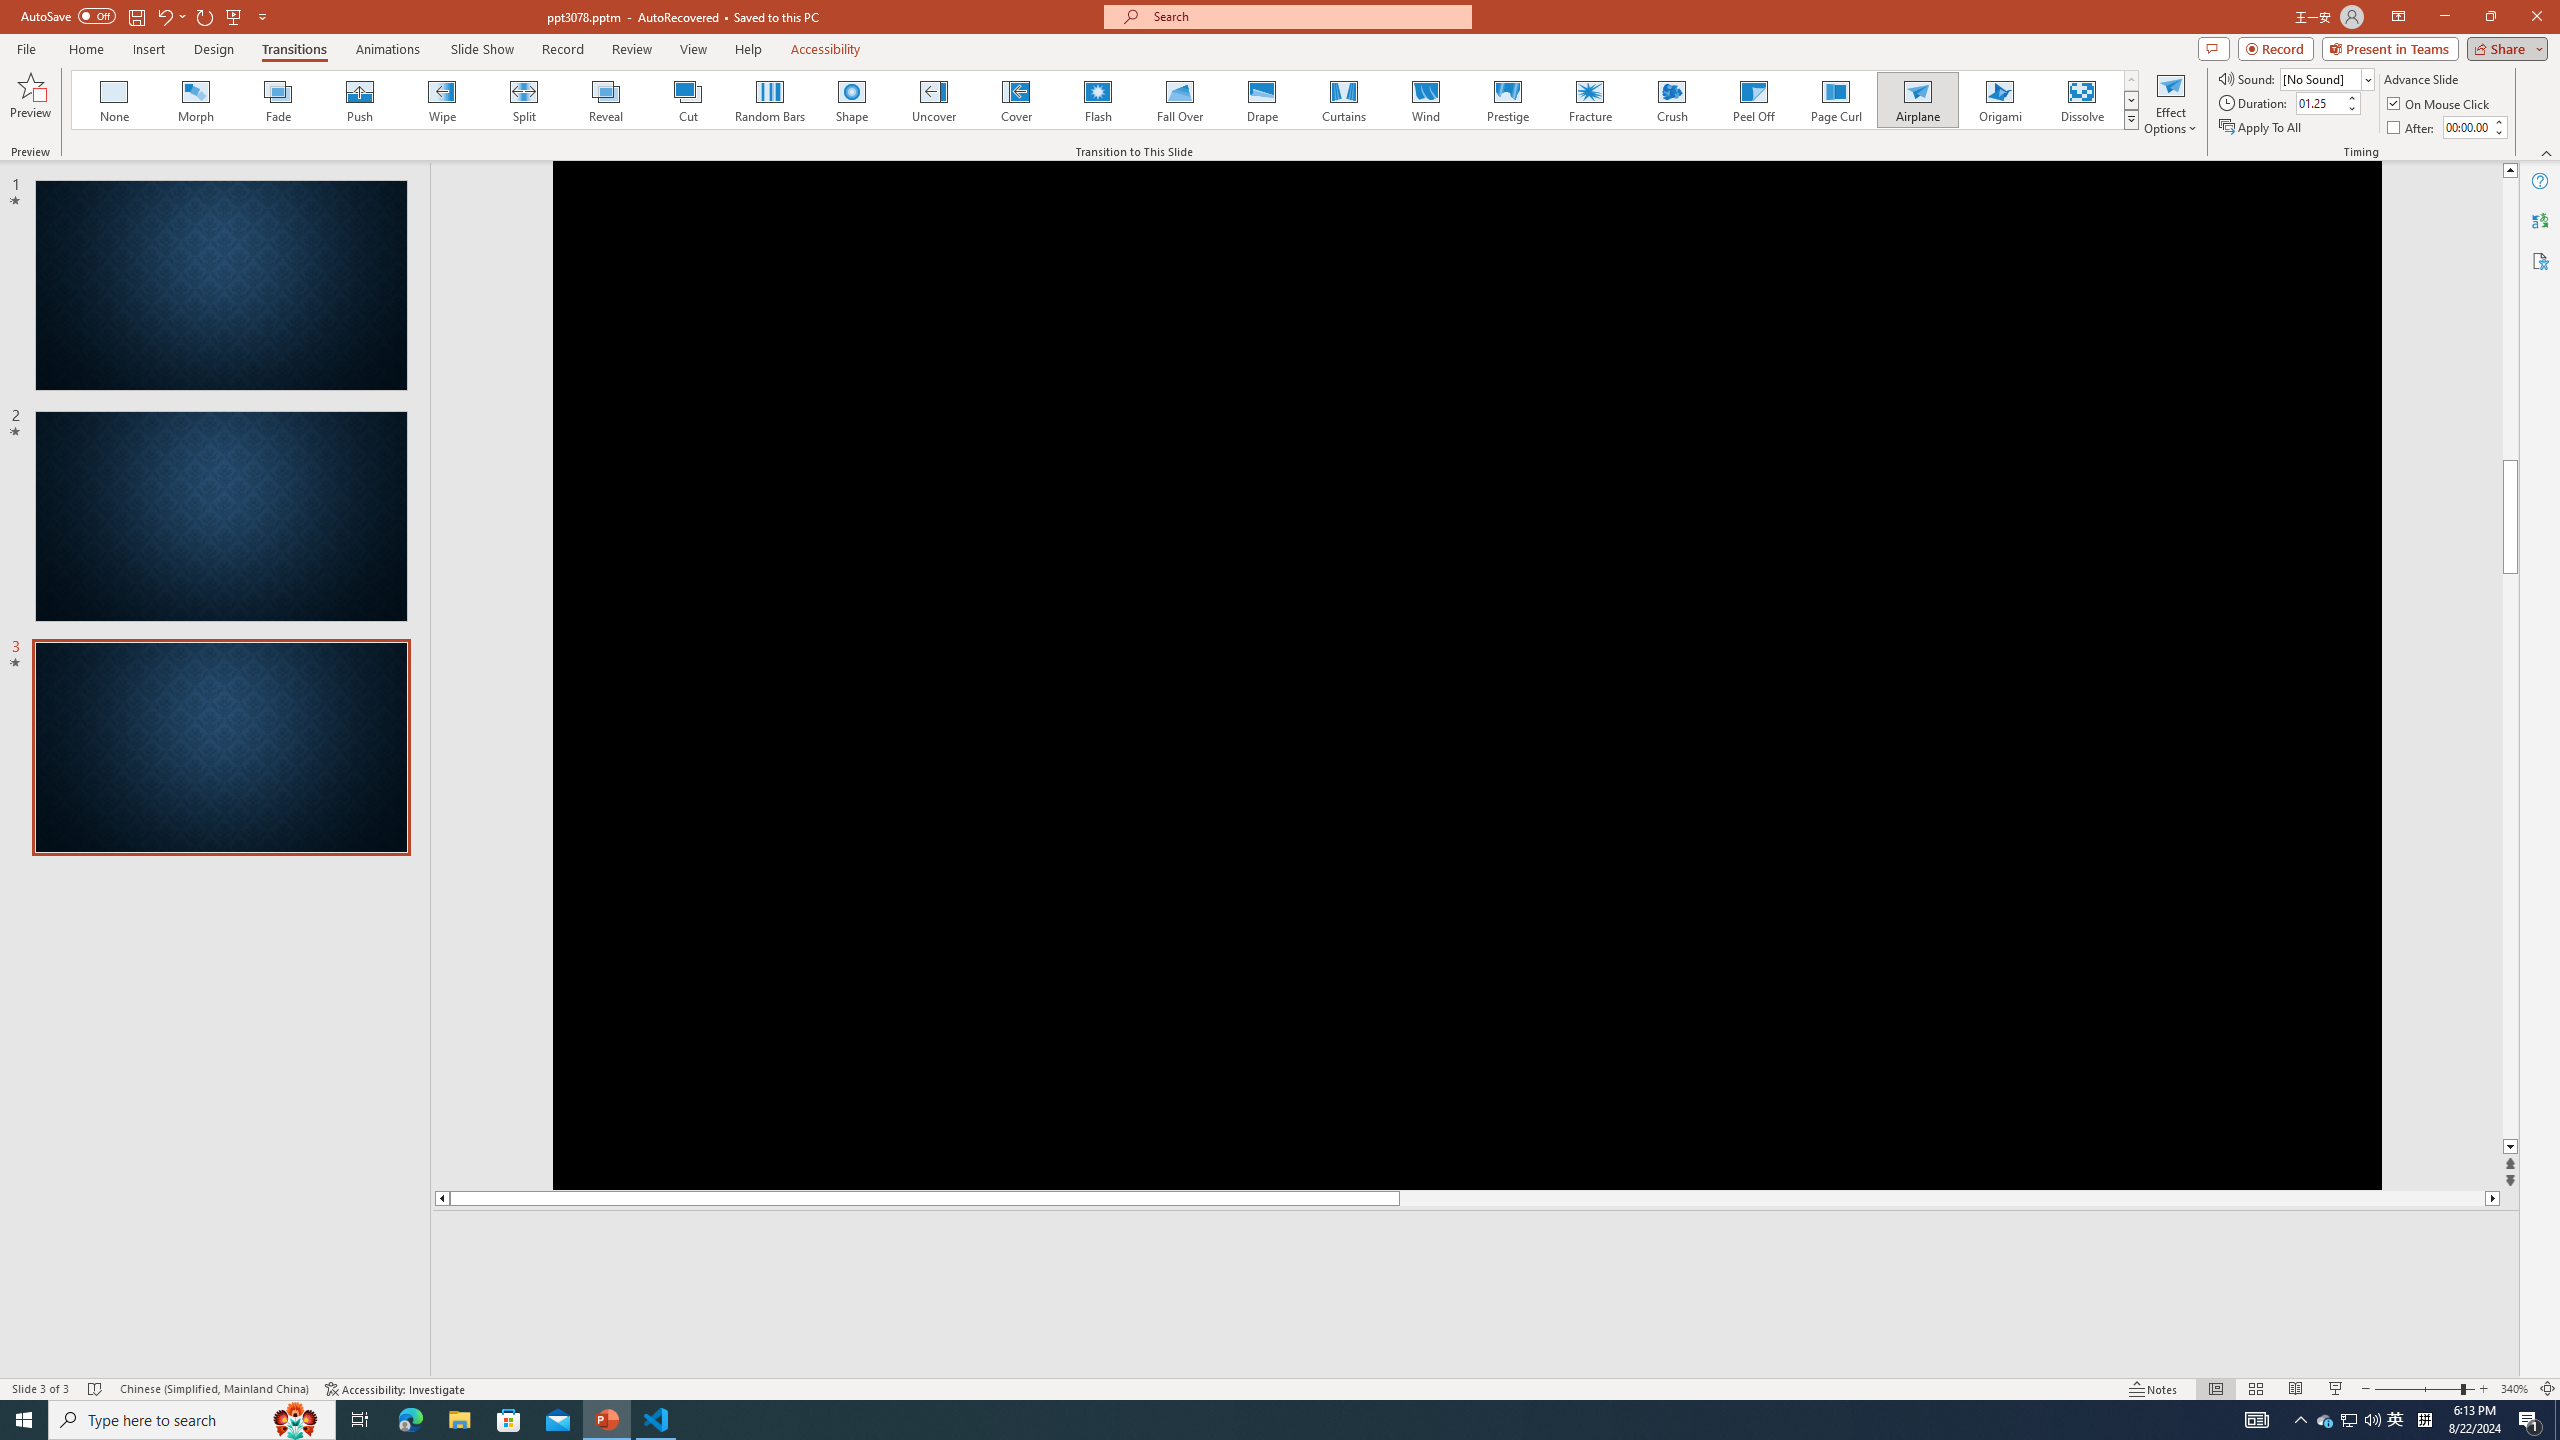 The height and width of the screenshot is (1440, 2560). I want to click on 'Drape', so click(1261, 99).